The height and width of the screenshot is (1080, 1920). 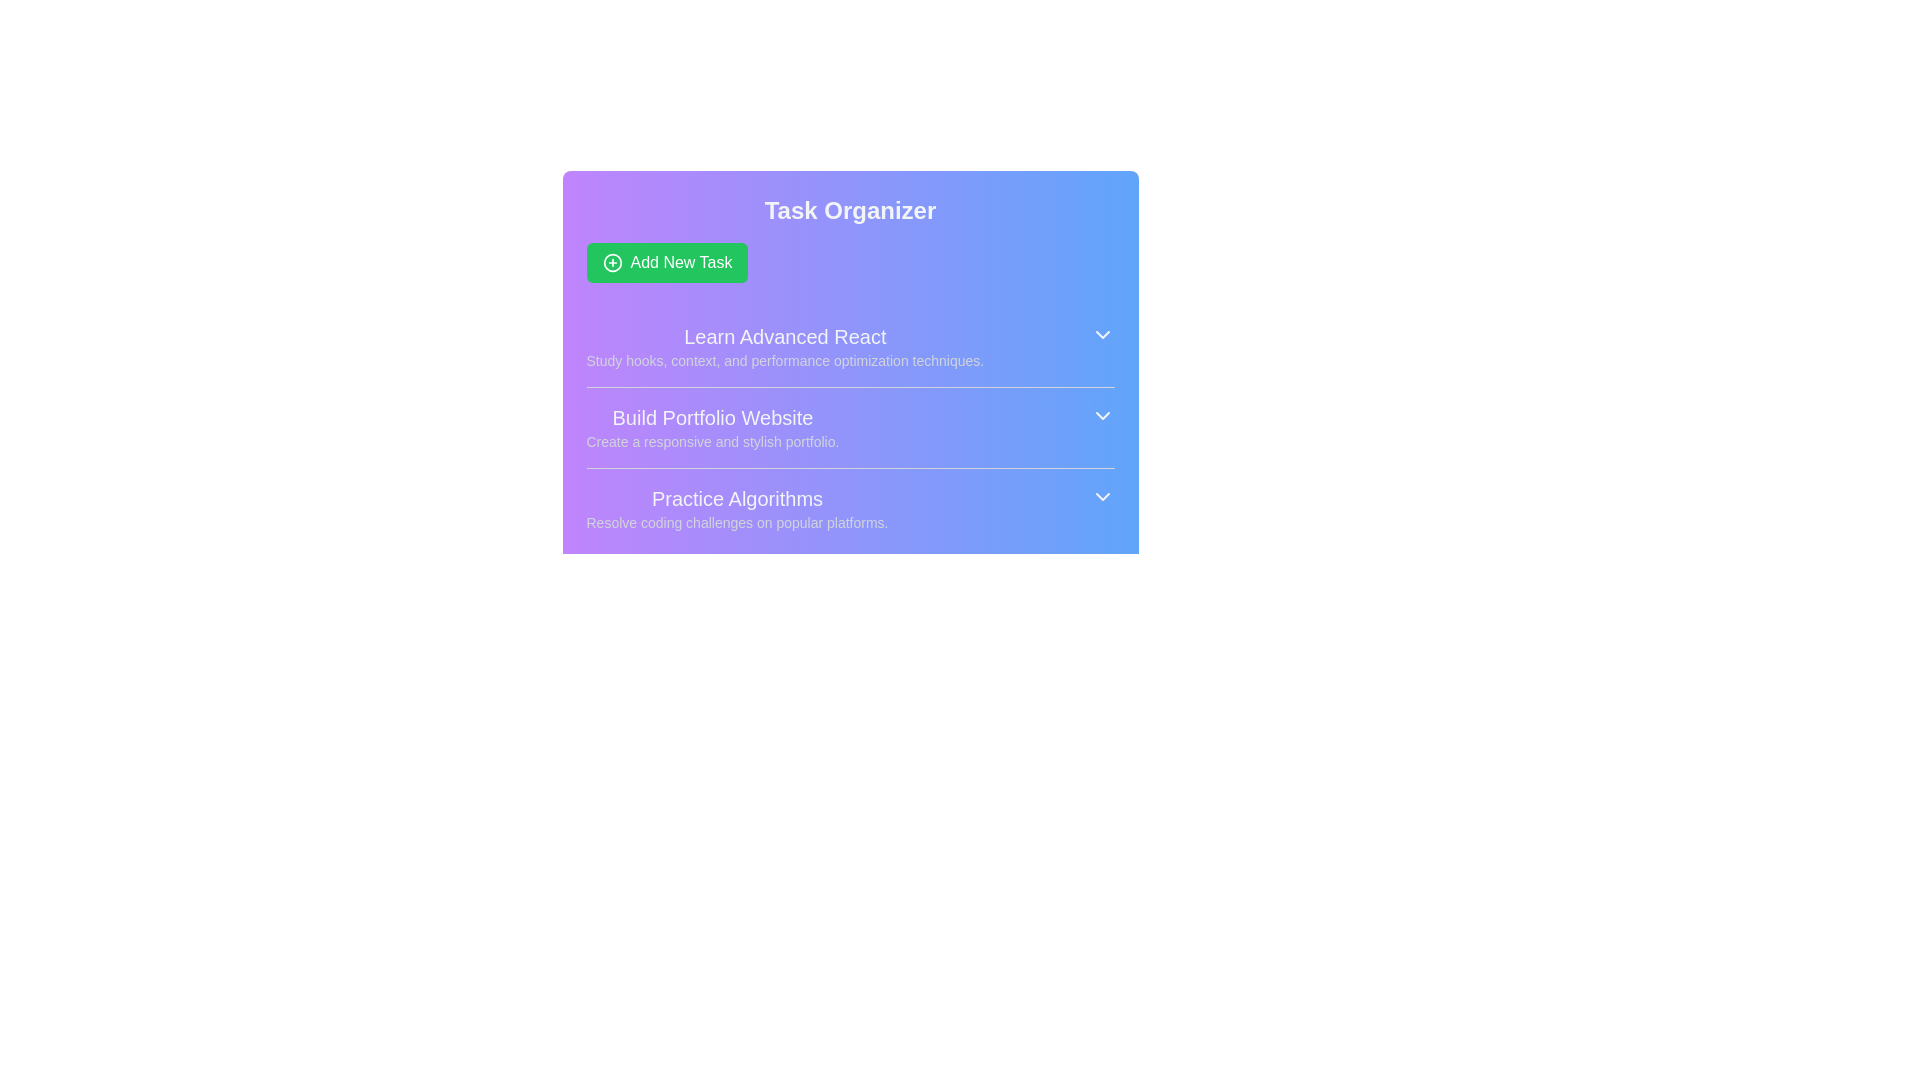 I want to click on the 'Add Task' button located below the 'Task Organizer' title, so click(x=667, y=261).